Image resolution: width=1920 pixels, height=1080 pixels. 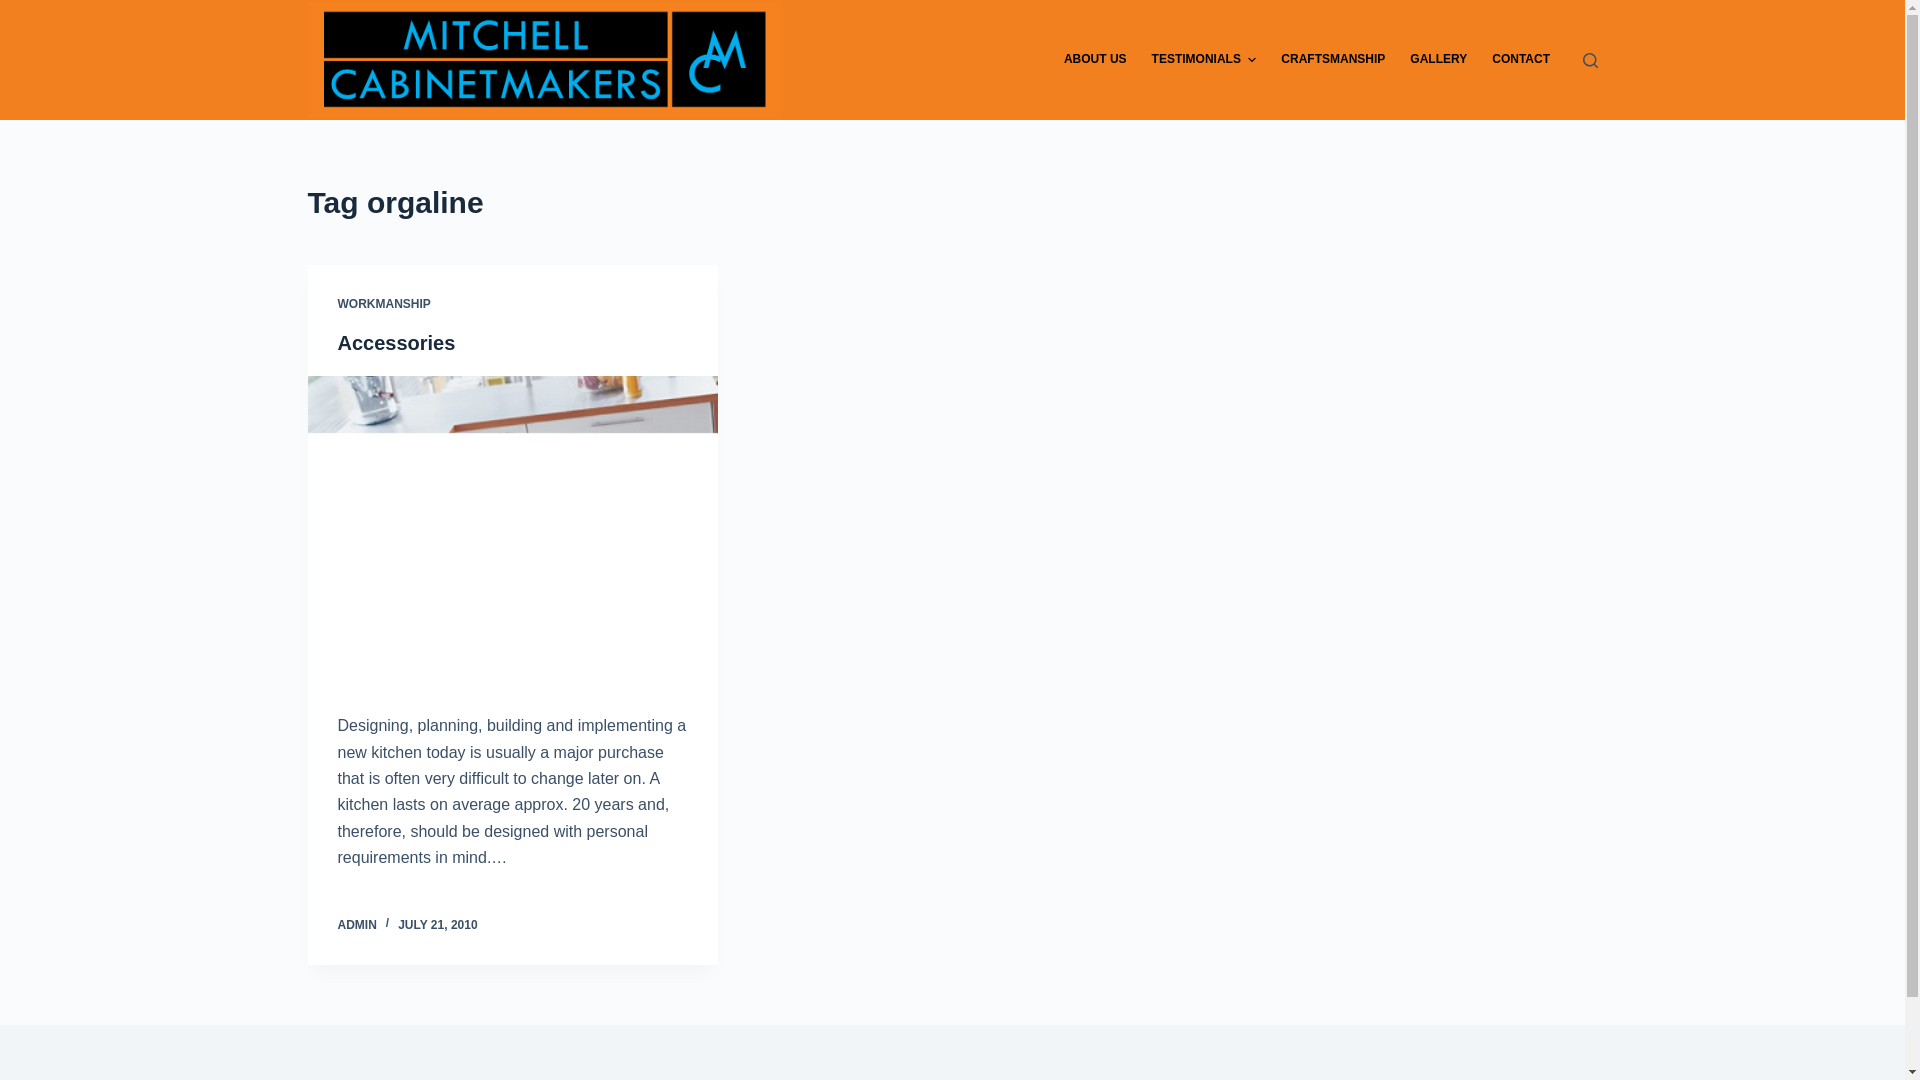 I want to click on 'Skip to content', so click(x=19, y=10).